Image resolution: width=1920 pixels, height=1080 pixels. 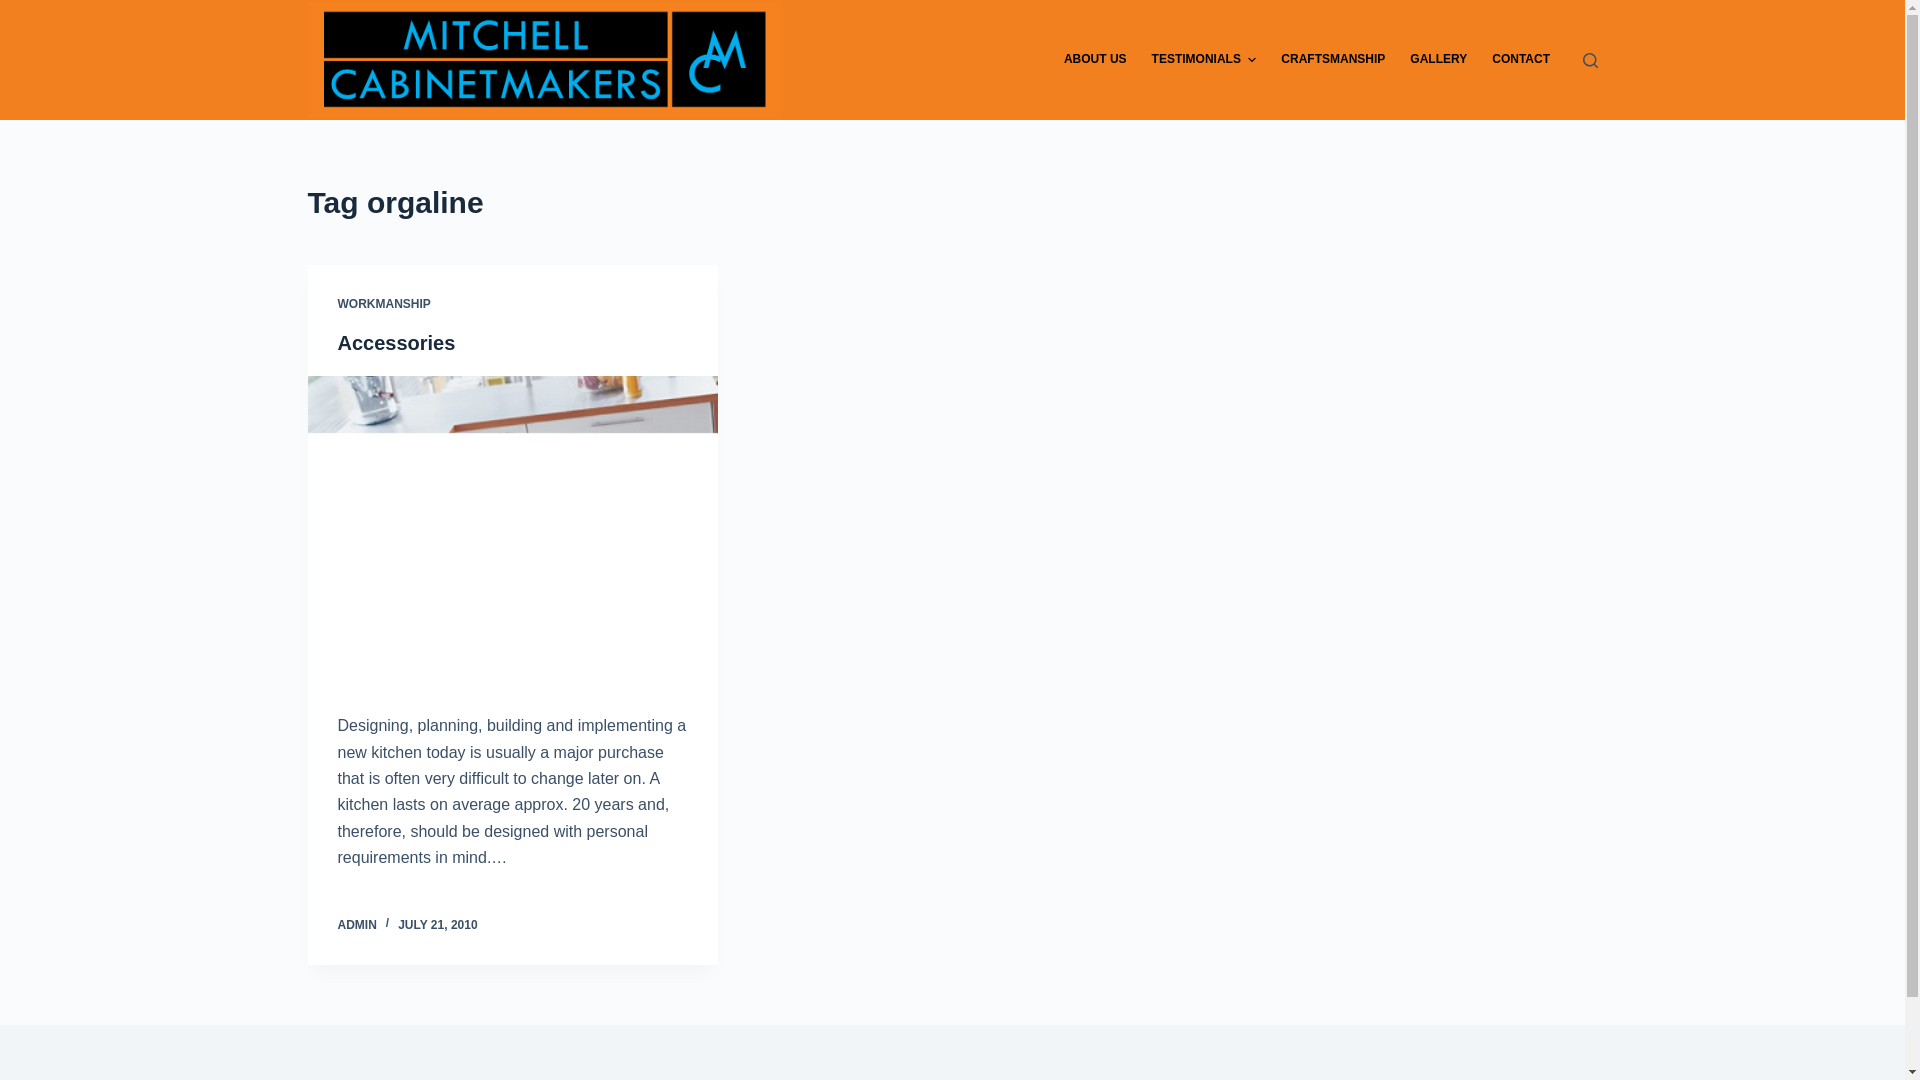 I want to click on 'Skip to content', so click(x=19, y=10).